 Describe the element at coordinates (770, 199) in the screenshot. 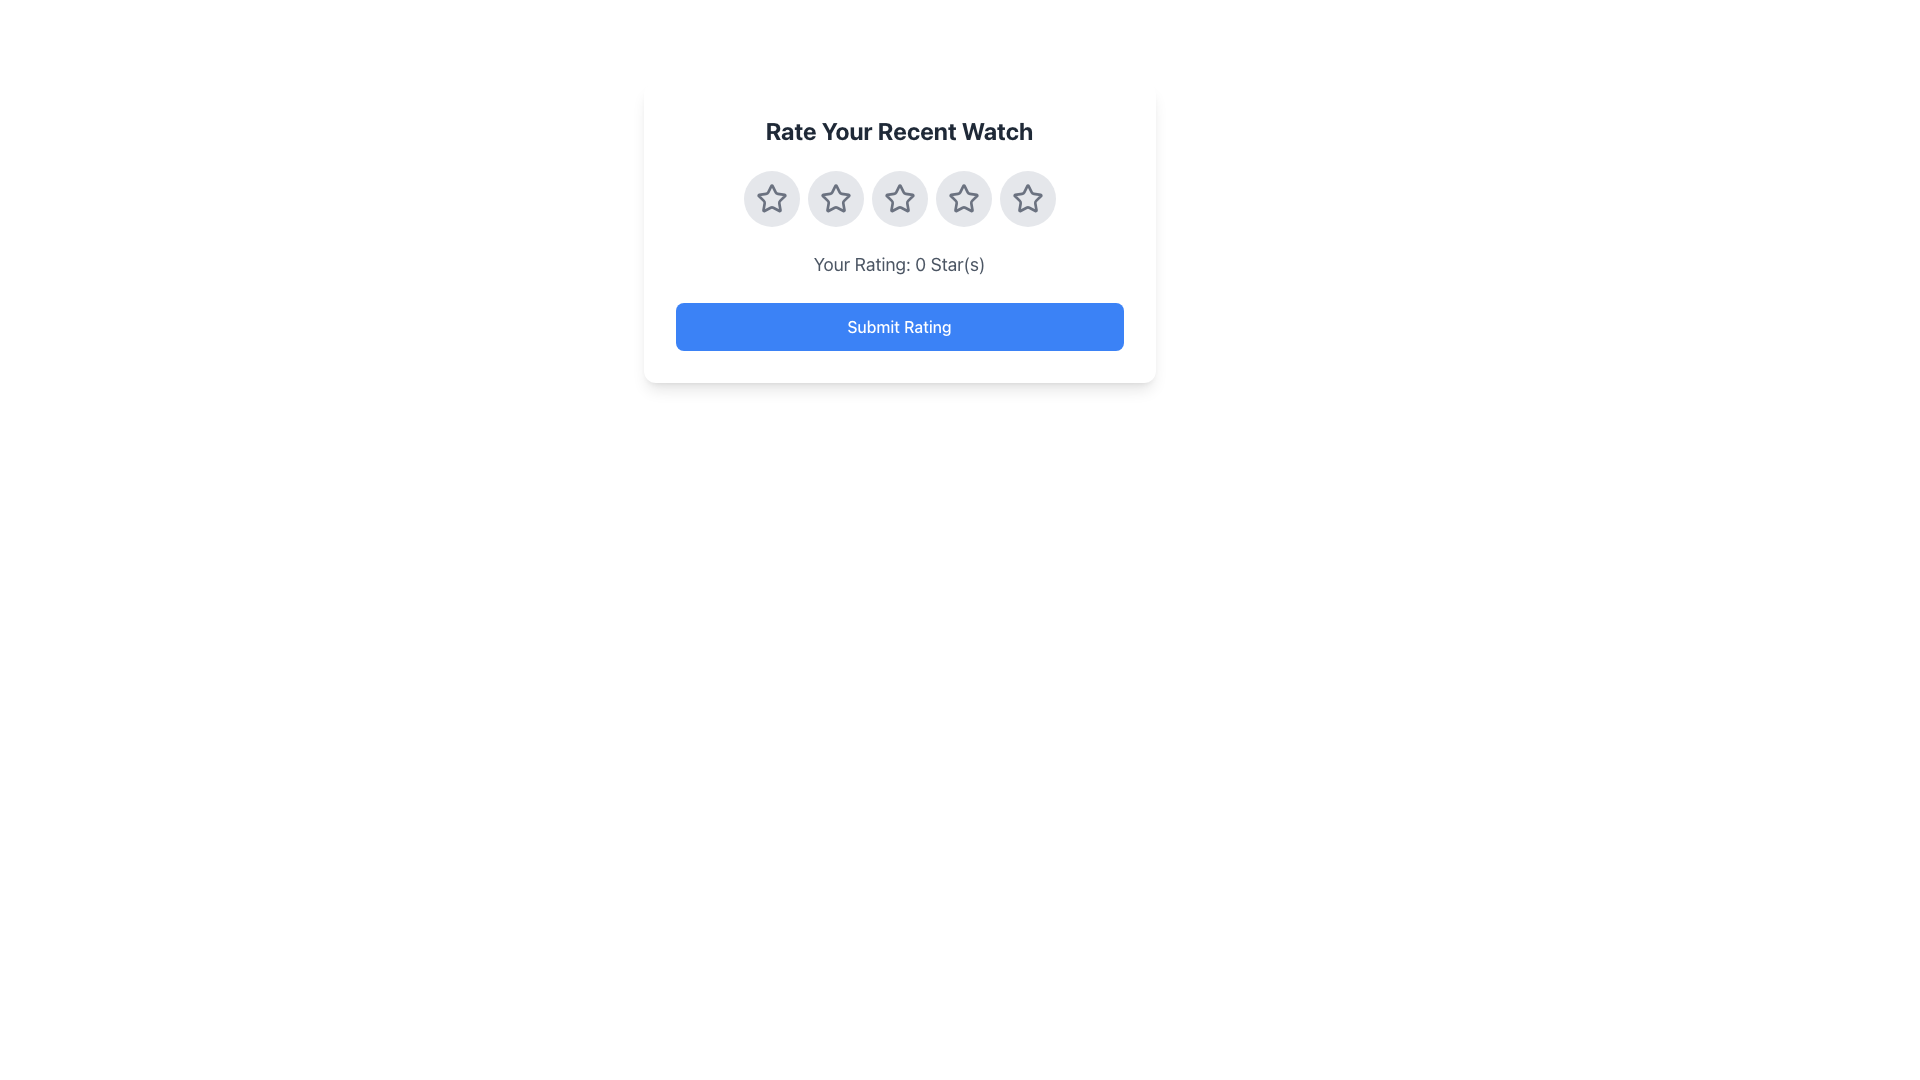

I see `the first rating star icon, which is a gray outlined star` at that location.